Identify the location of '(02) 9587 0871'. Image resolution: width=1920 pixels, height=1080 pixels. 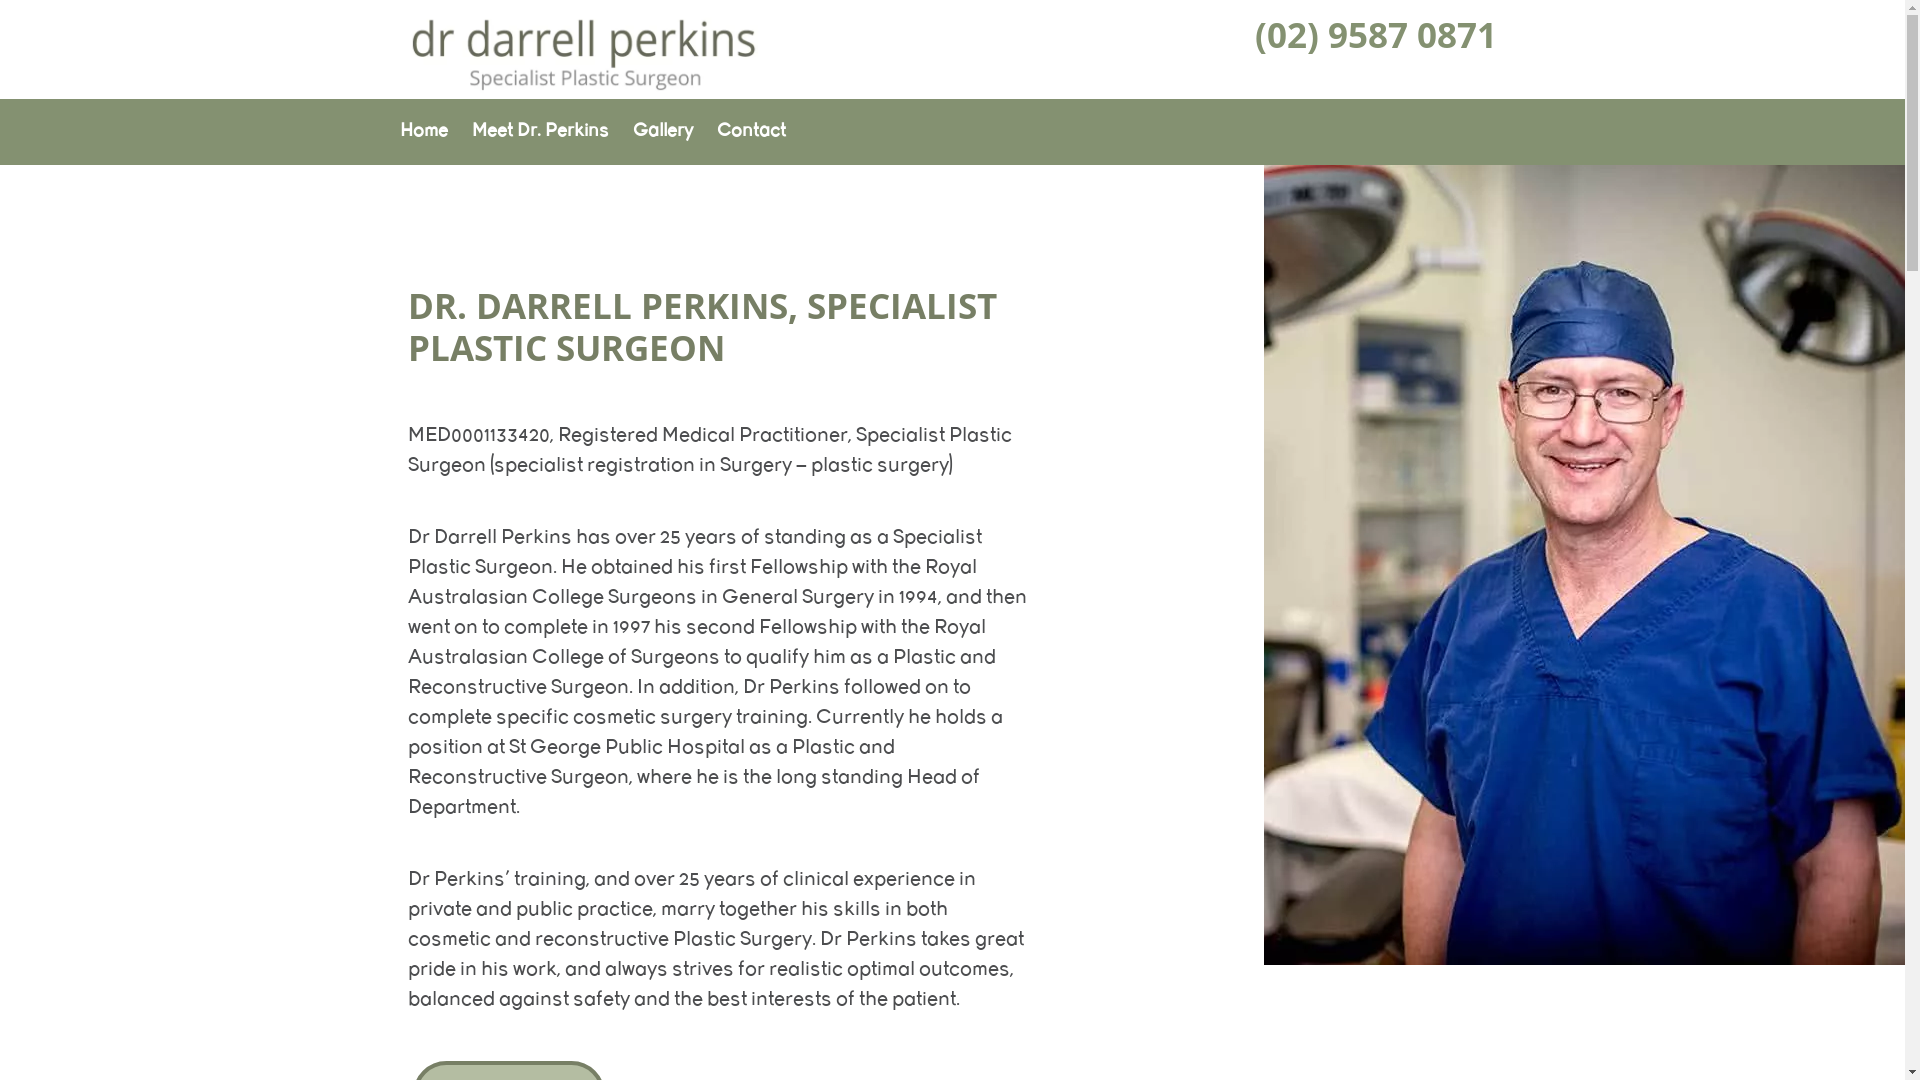
(1375, 34).